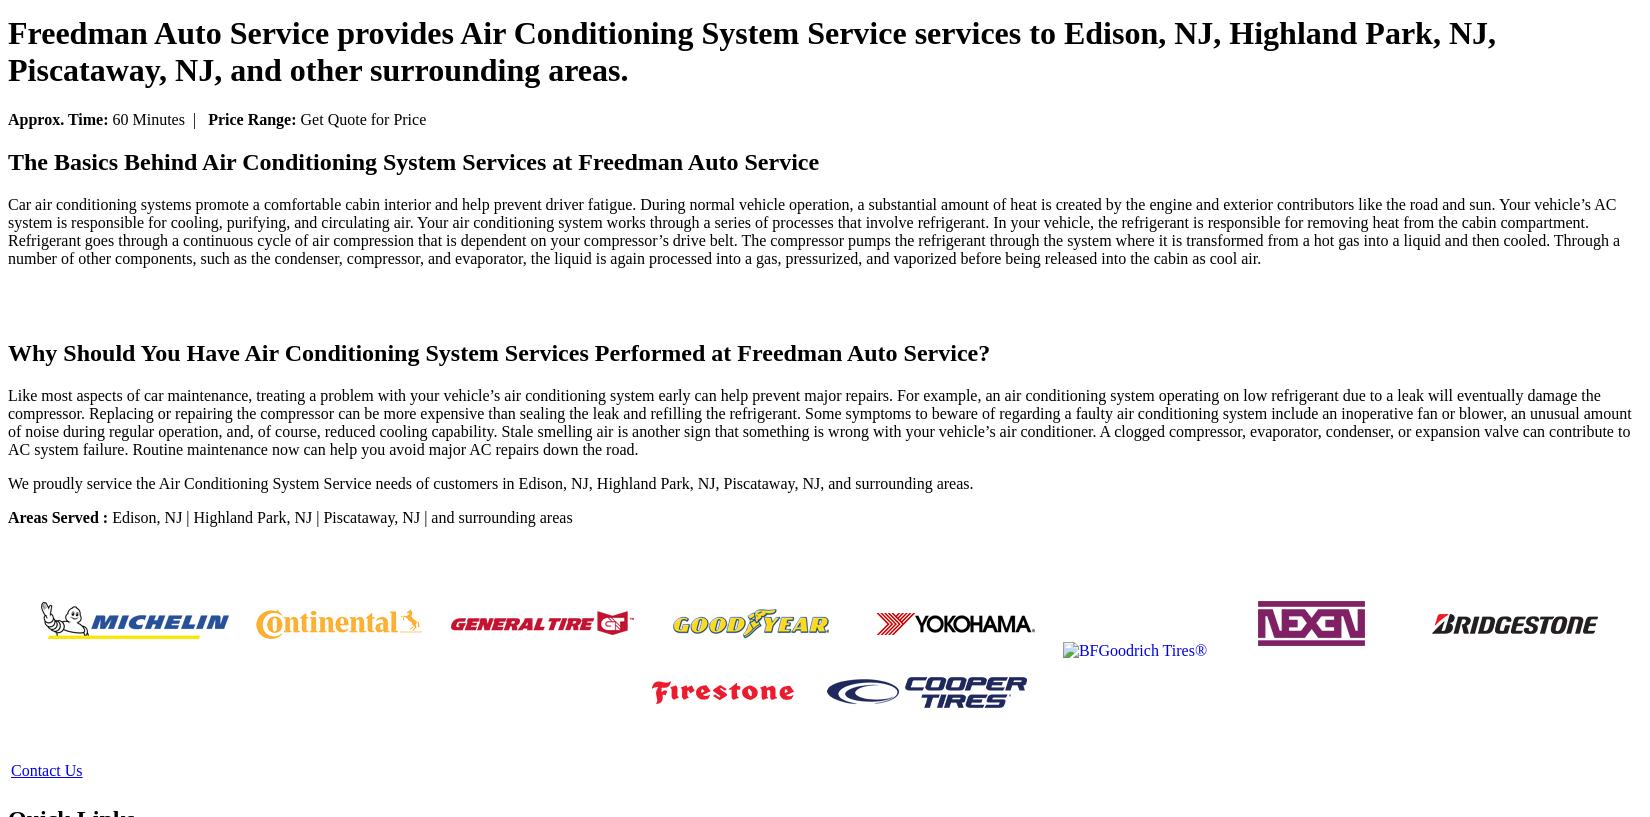 Image resolution: width=1650 pixels, height=817 pixels. Describe the element at coordinates (208, 118) in the screenshot. I see `'Price Range:'` at that location.